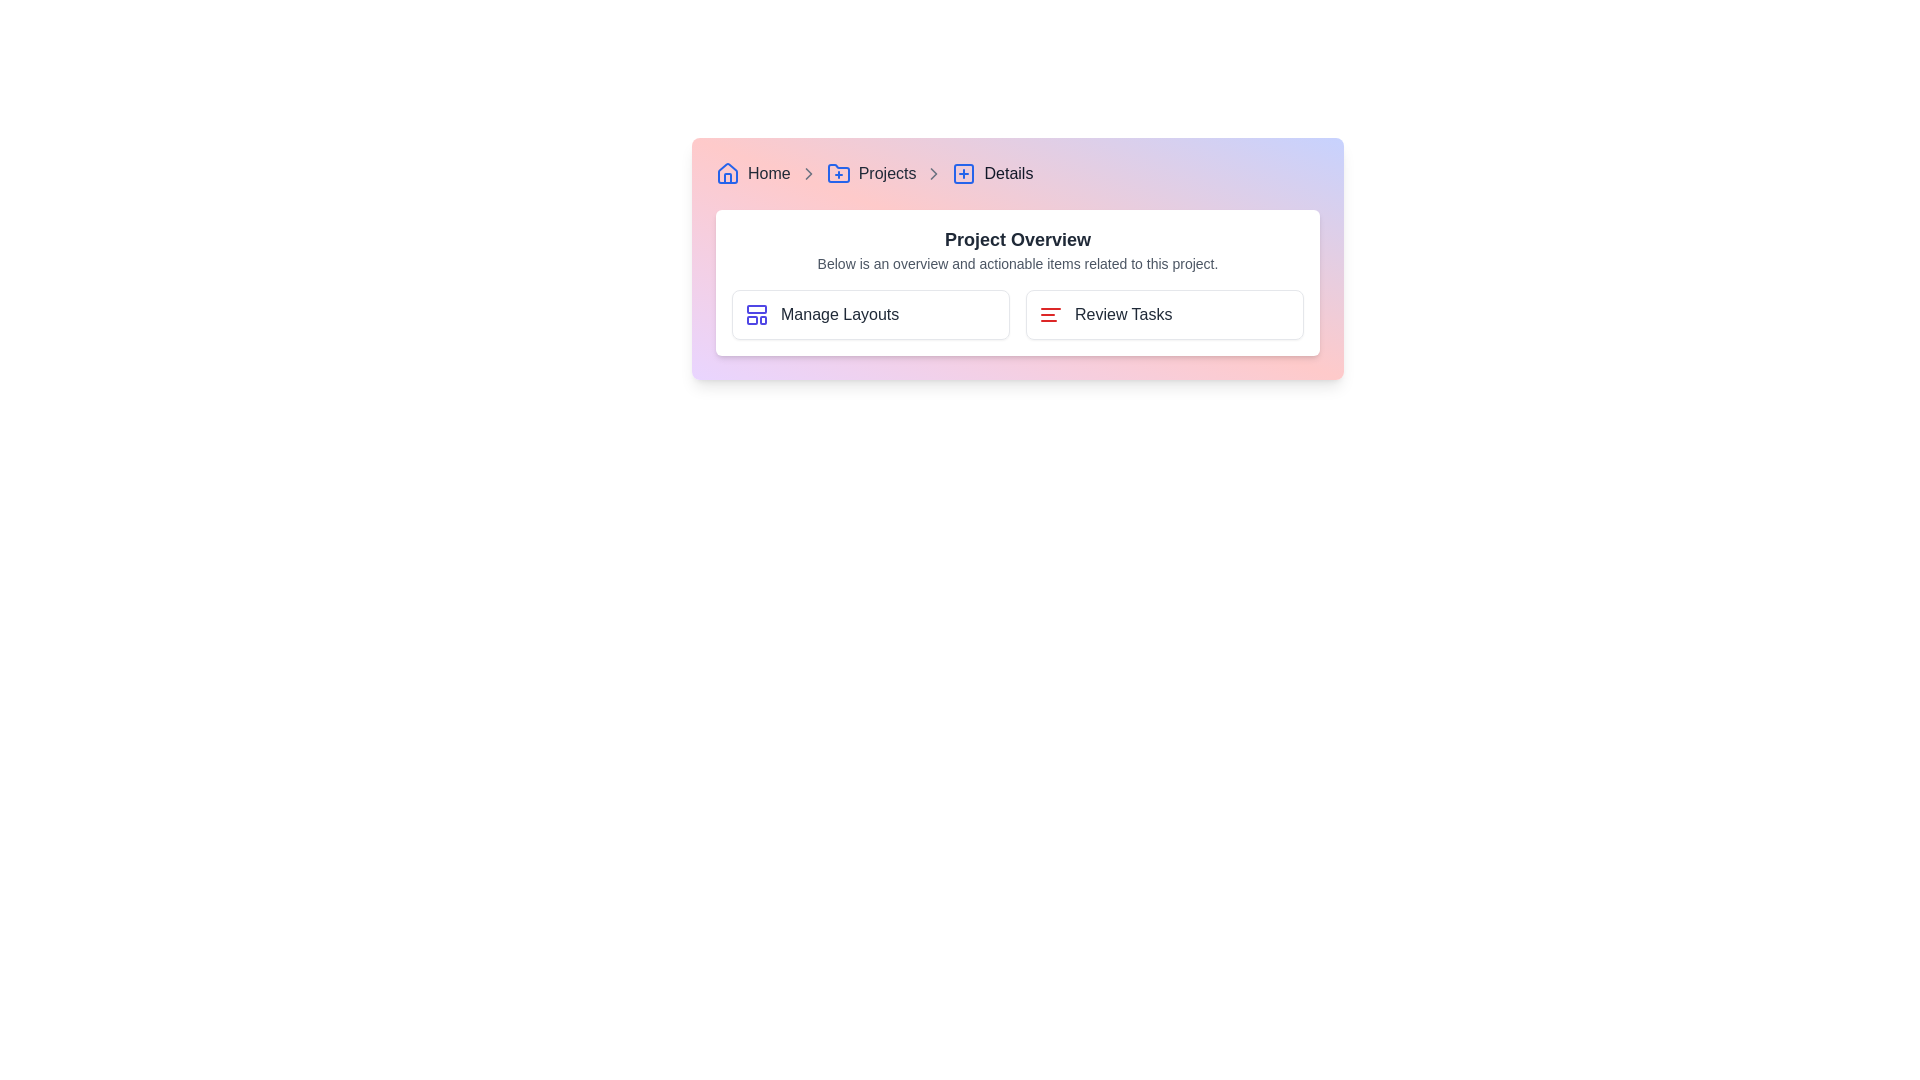 This screenshot has height=1080, width=1920. What do you see at coordinates (756, 309) in the screenshot?
I see `the decorative rectangle in the SVG icon that symbolizes 'layouts', located near the top navigation breadcrumb titled 'Manage Layouts'` at bounding box center [756, 309].